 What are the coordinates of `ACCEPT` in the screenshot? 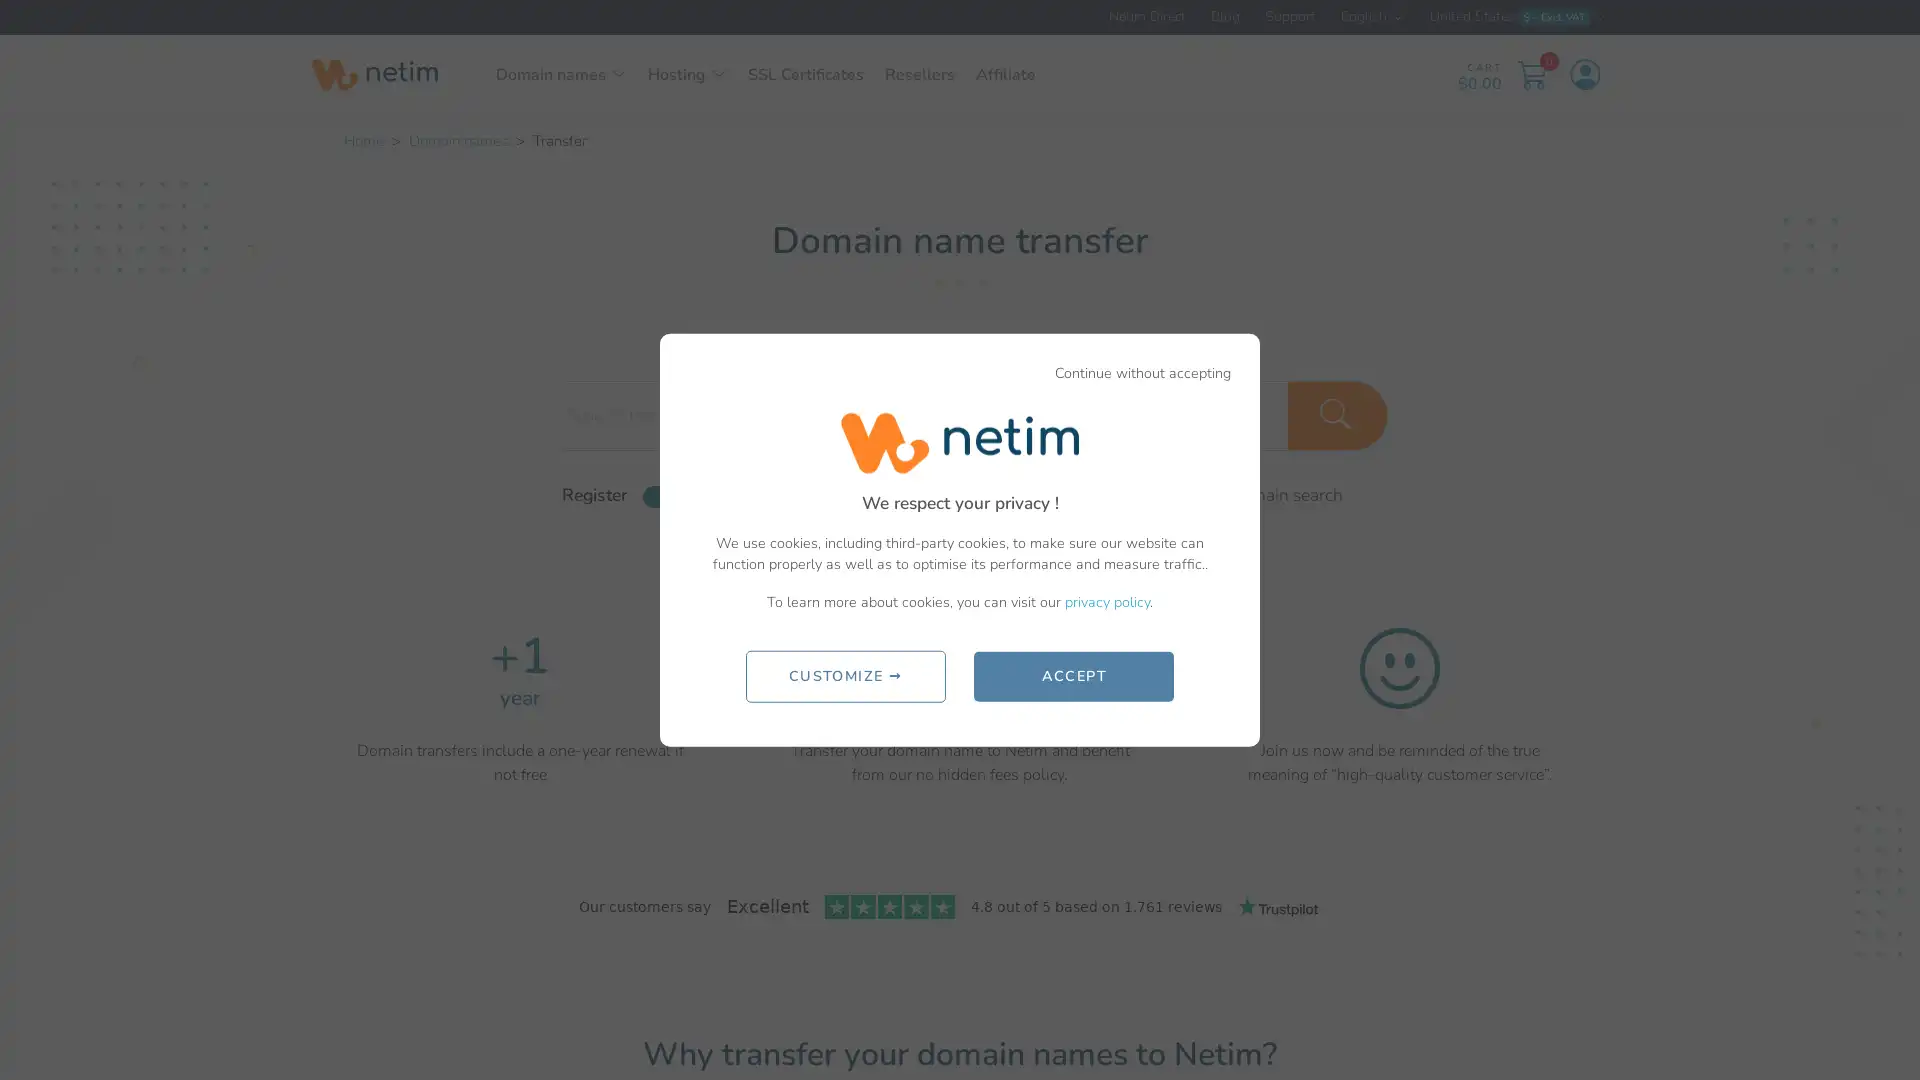 It's located at (1073, 675).